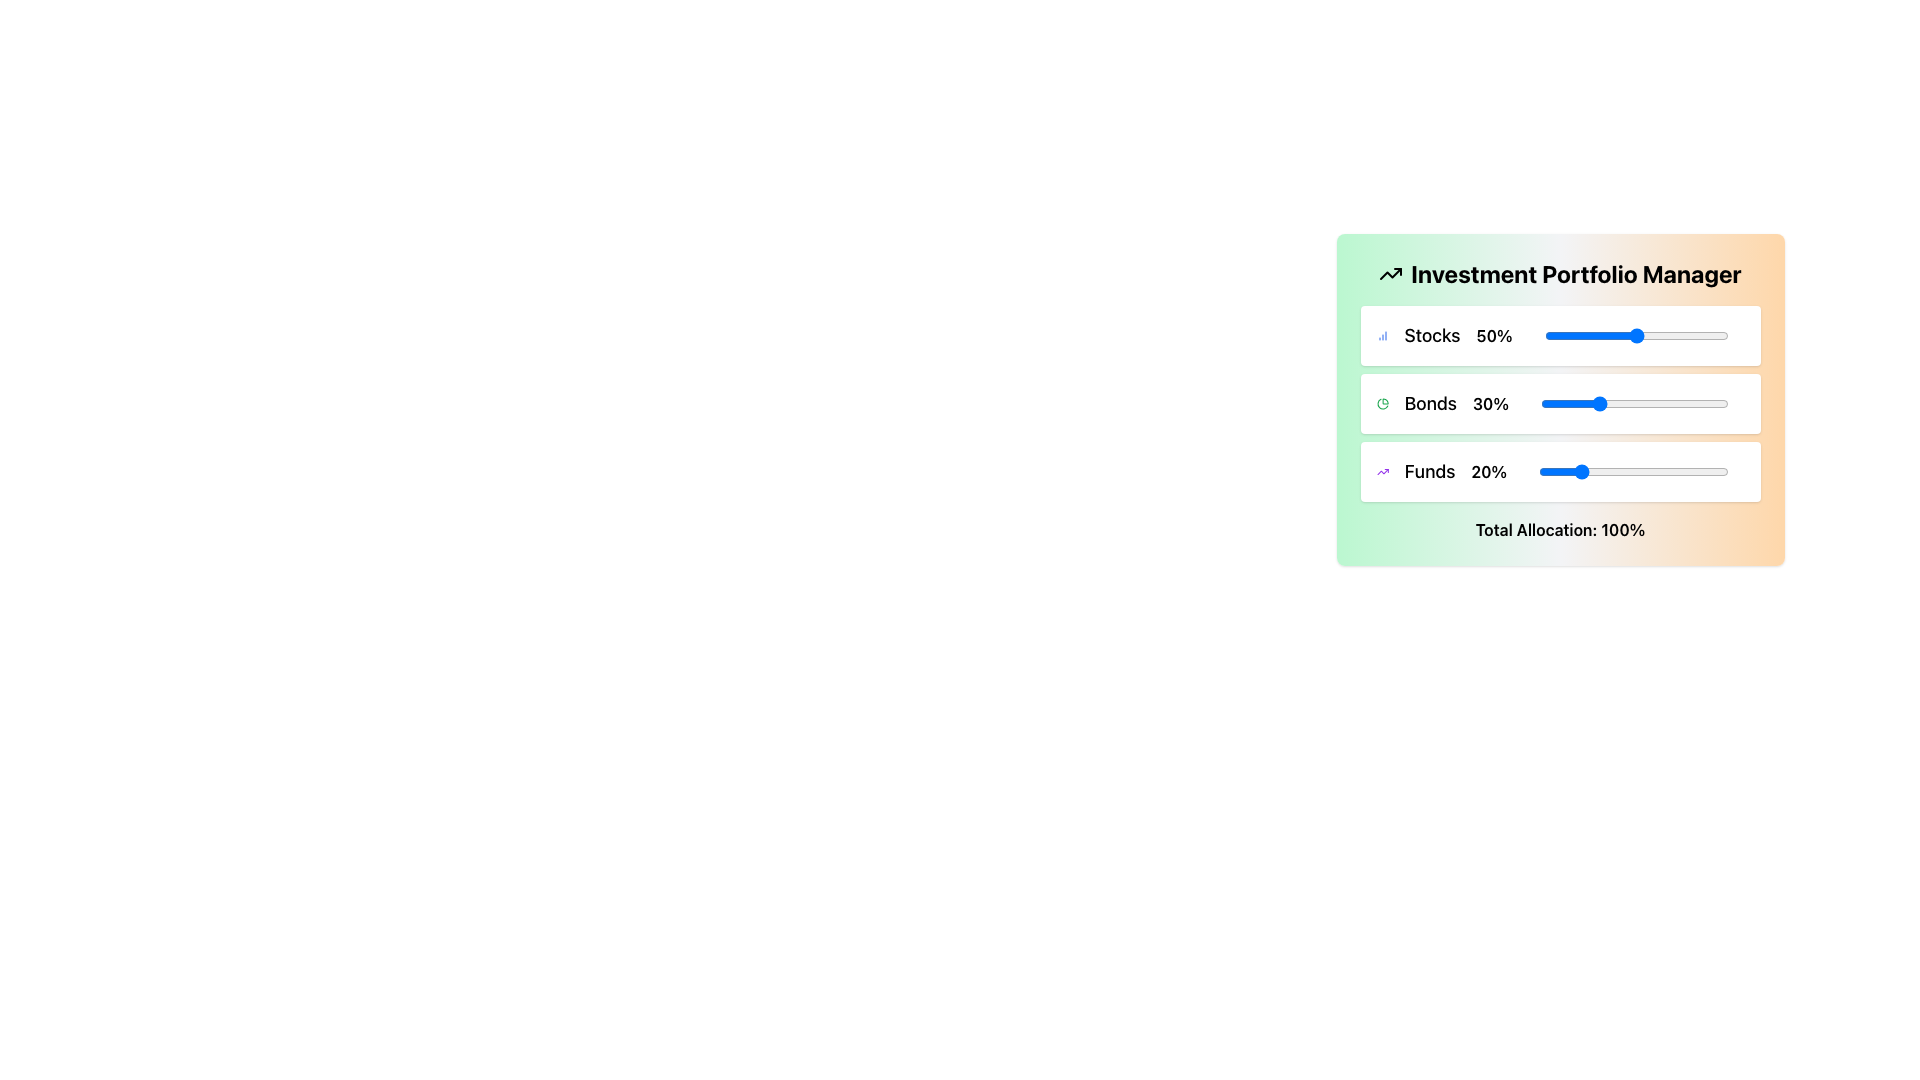 This screenshot has width=1920, height=1080. What do you see at coordinates (1636, 334) in the screenshot?
I see `the horizontal range slider located under the title 'Stocks' and percentage '50%'` at bounding box center [1636, 334].